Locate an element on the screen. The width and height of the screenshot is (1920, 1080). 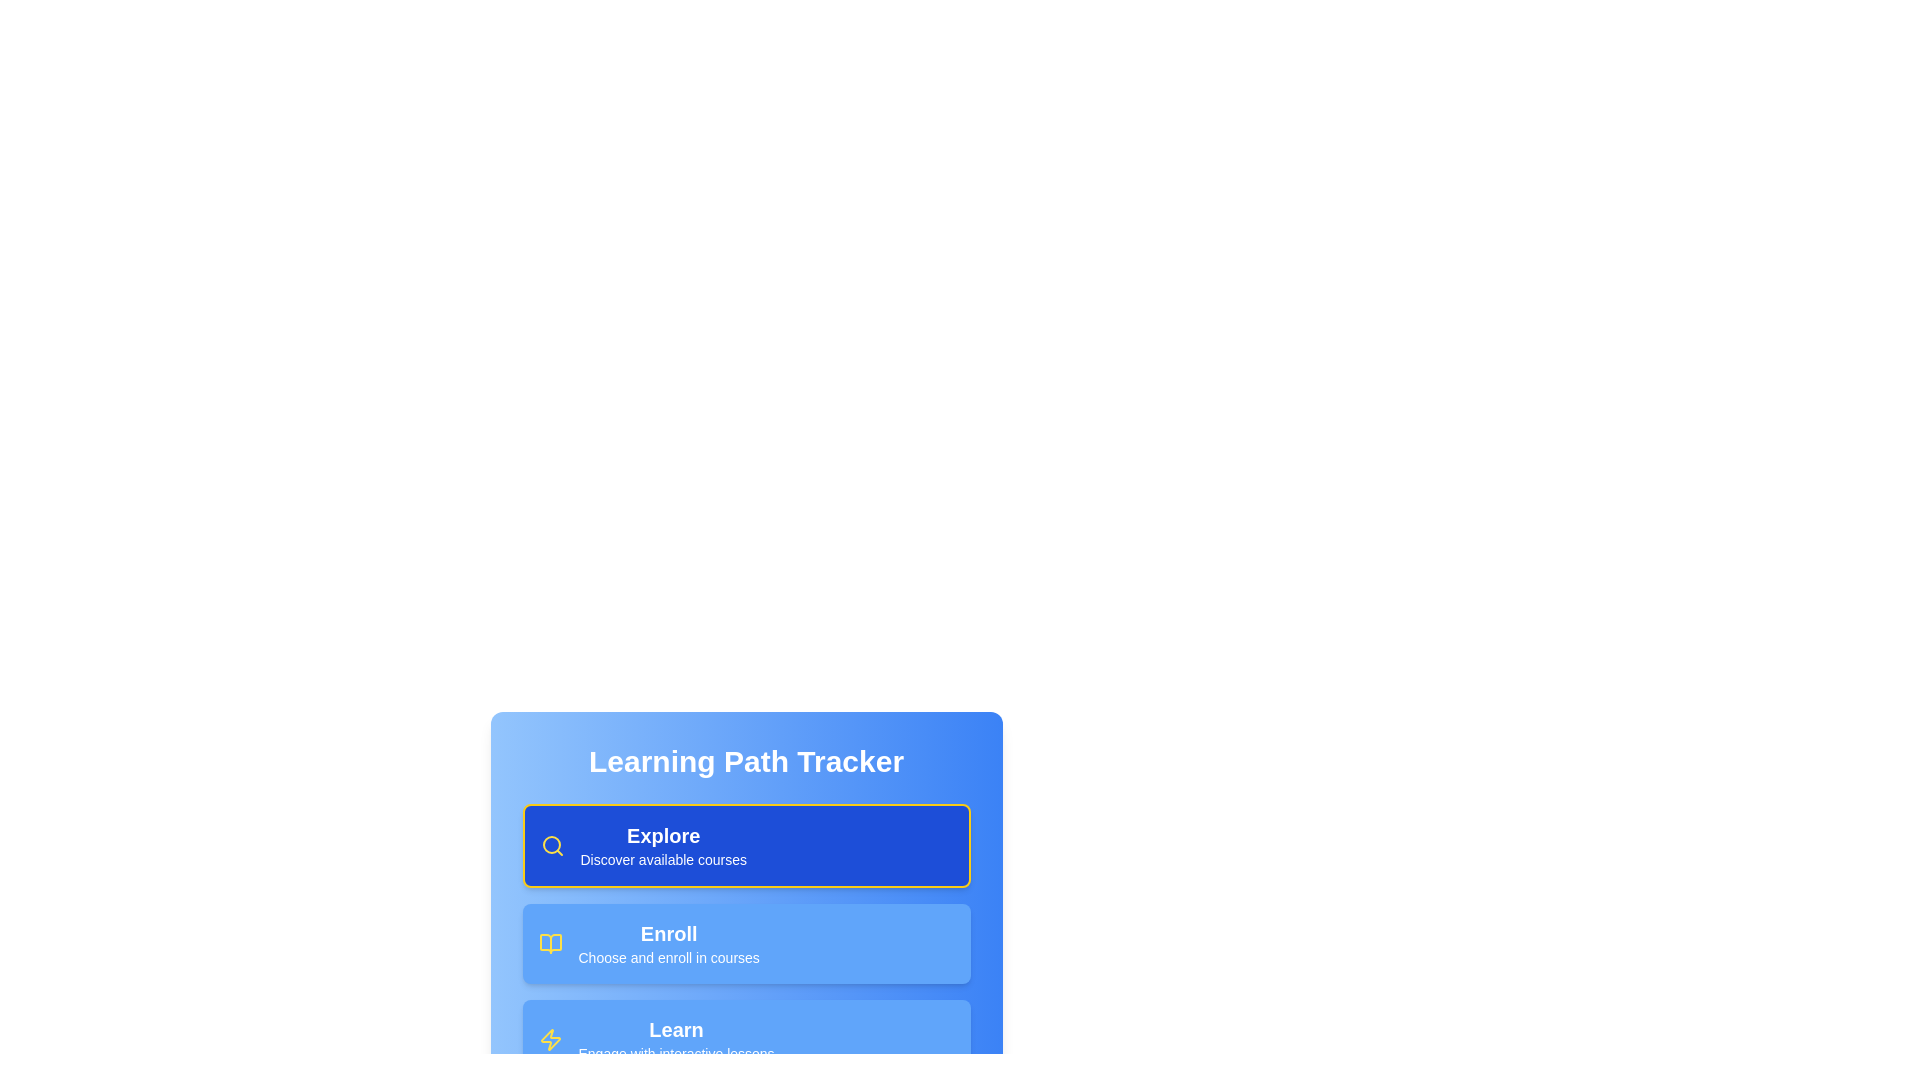
the static text element that reads 'Choose and enroll in courses,' located below the bold 'Enroll' text, within a blue background section is located at coordinates (669, 956).